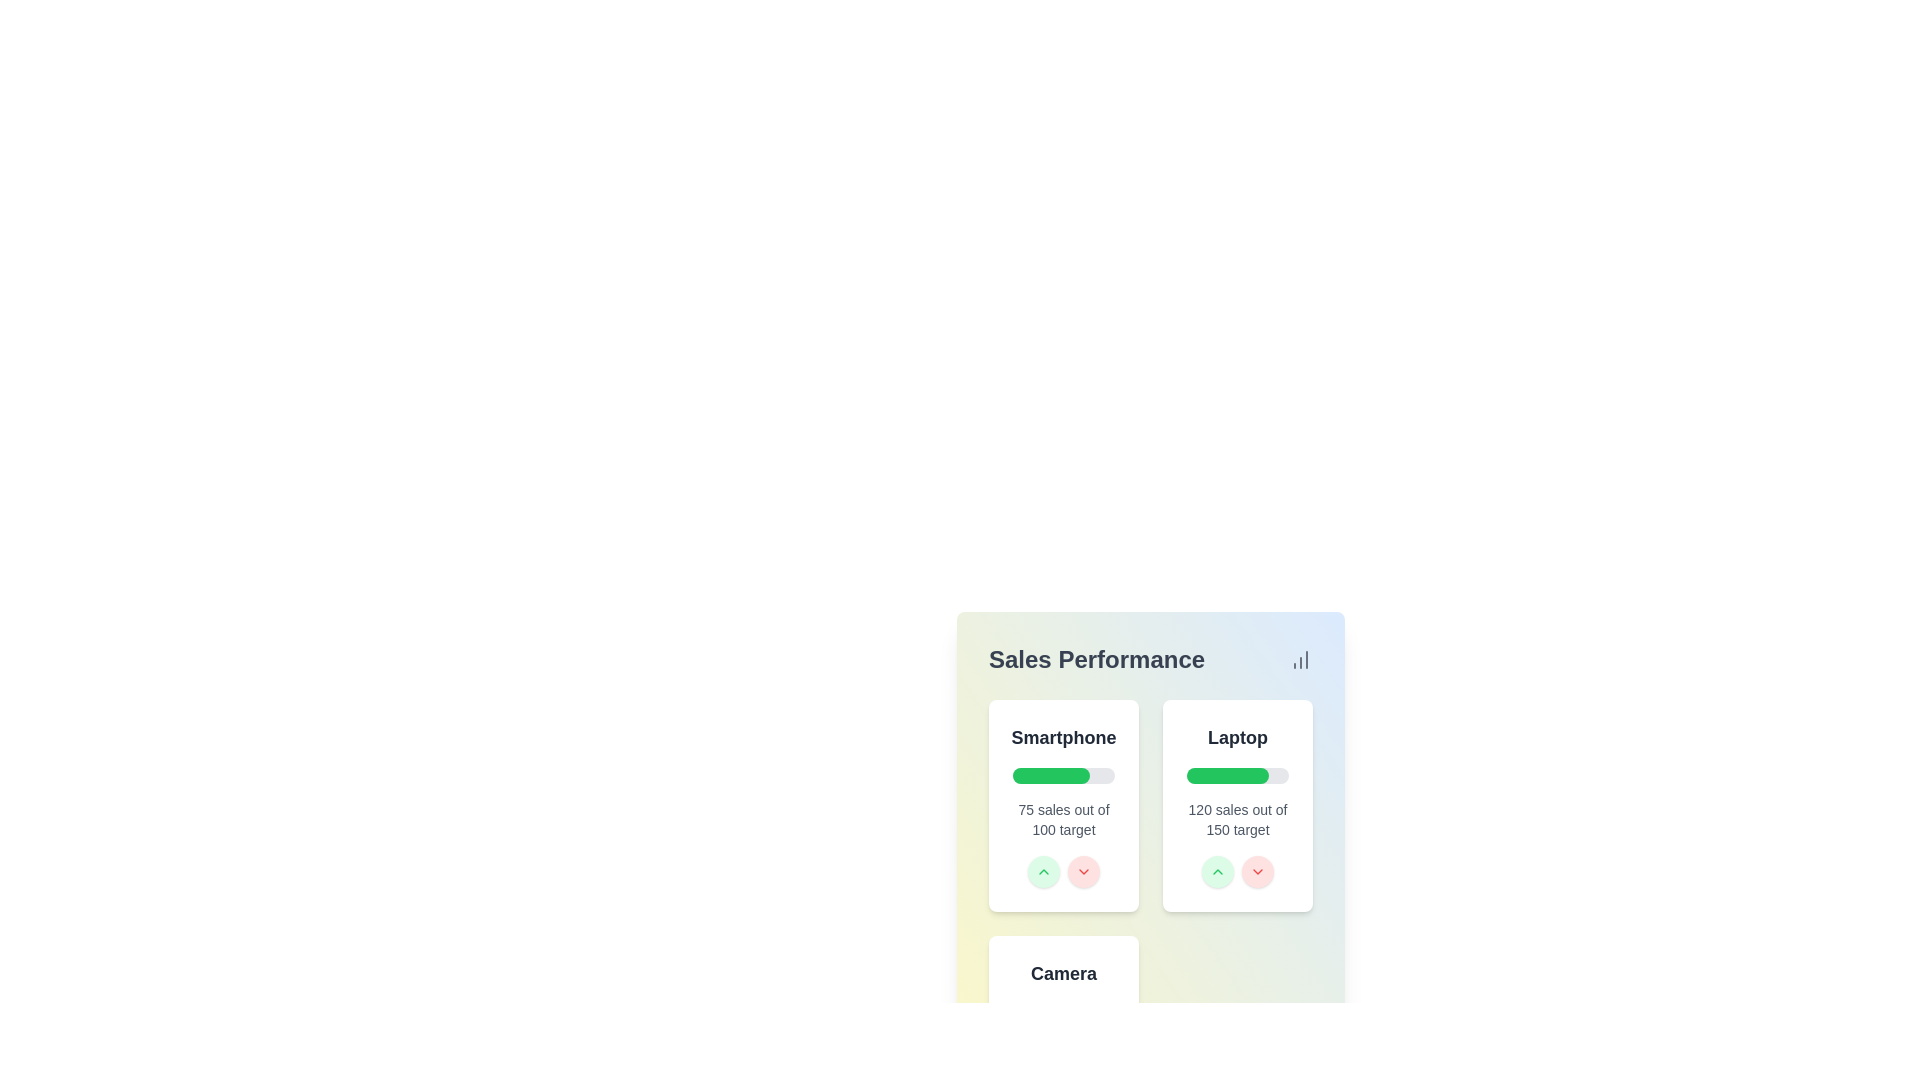  I want to click on the green up arrow button in the voting button group located beneath the progress bar and text '75 sales out of 100 target' in the 'Smartphone' card to increment the vote, so click(1063, 870).